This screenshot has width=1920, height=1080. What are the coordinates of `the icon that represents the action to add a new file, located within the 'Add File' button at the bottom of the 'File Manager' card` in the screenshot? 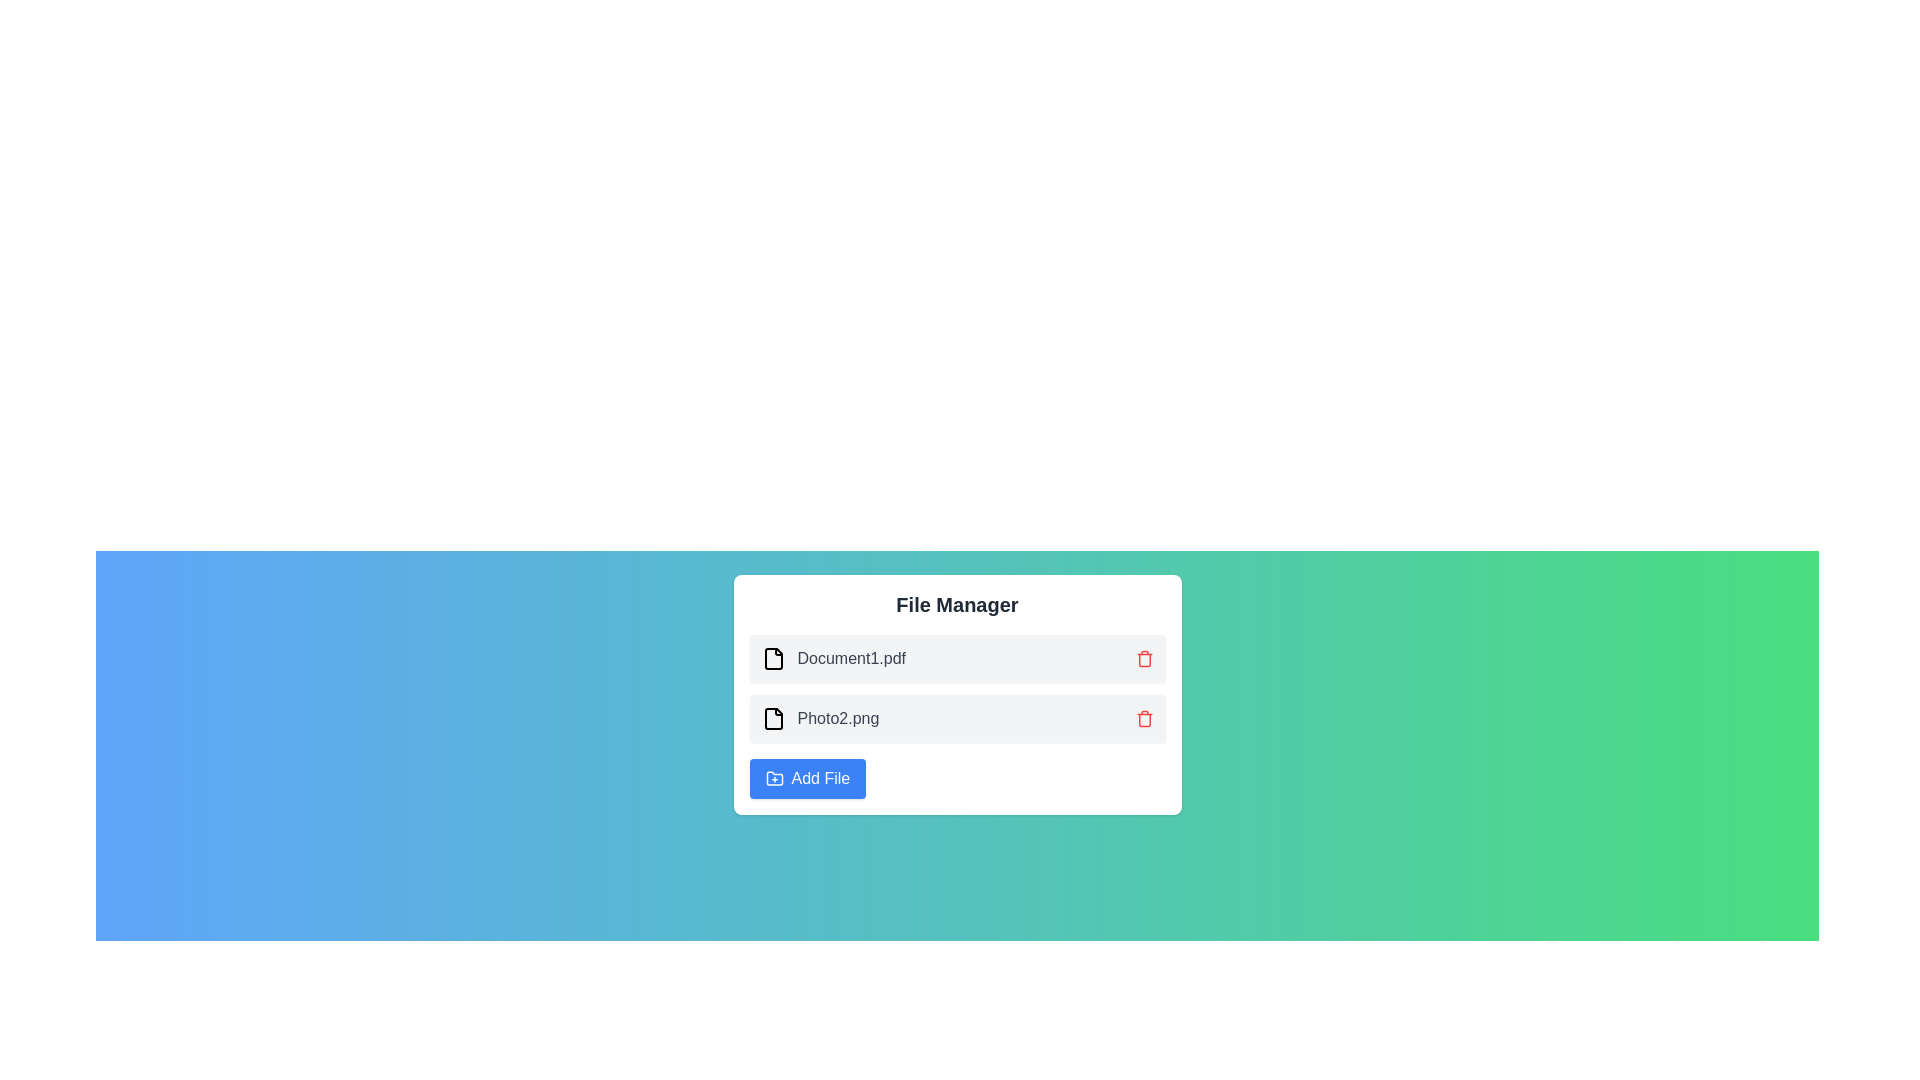 It's located at (773, 777).